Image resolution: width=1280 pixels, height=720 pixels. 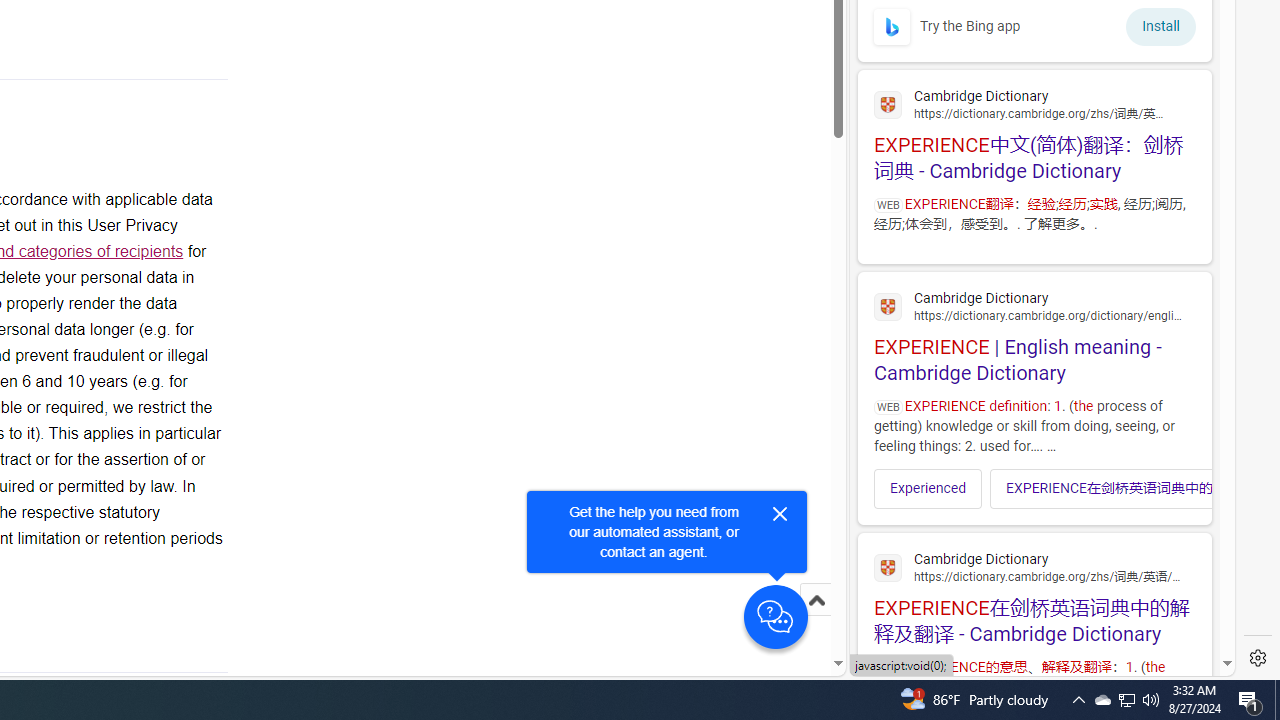 What do you see at coordinates (816, 598) in the screenshot?
I see `'Scroll to top'` at bounding box center [816, 598].